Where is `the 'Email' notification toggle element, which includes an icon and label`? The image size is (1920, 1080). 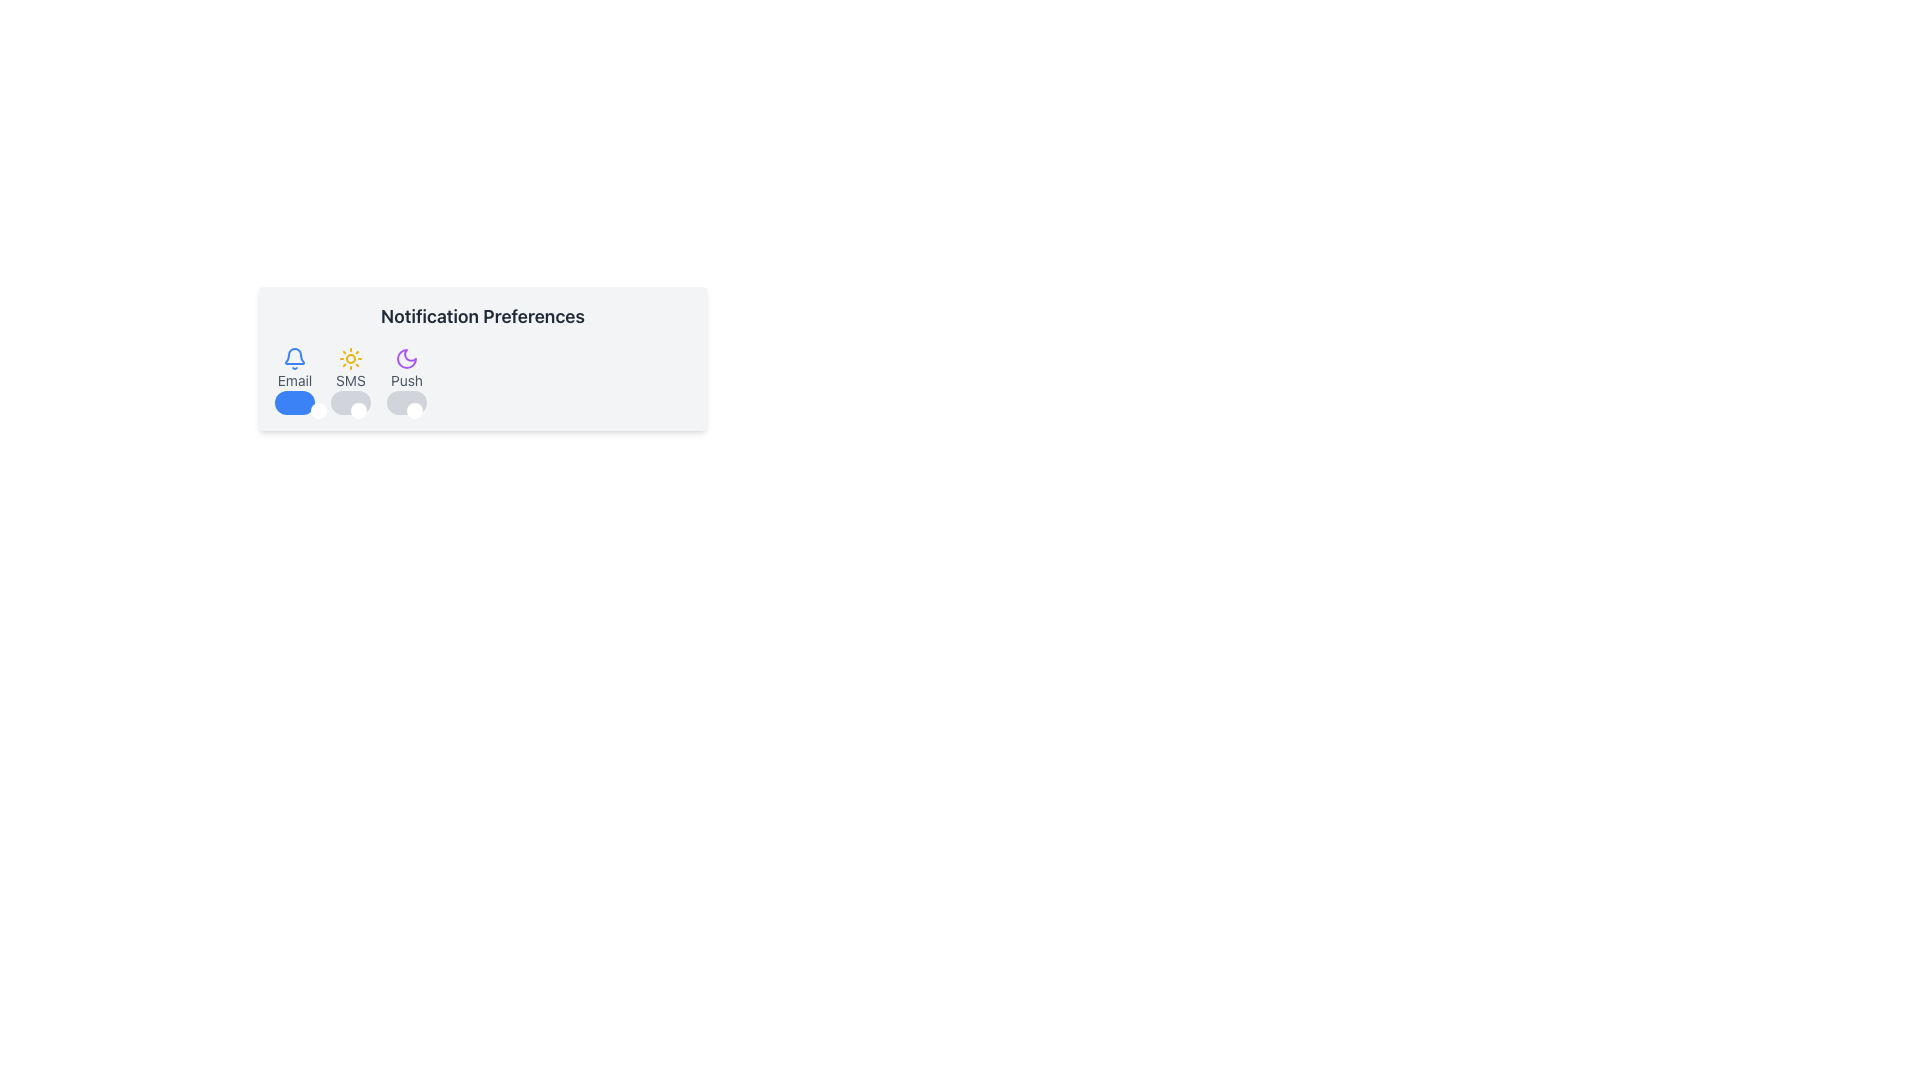 the 'Email' notification toggle element, which includes an icon and label is located at coordinates (293, 381).